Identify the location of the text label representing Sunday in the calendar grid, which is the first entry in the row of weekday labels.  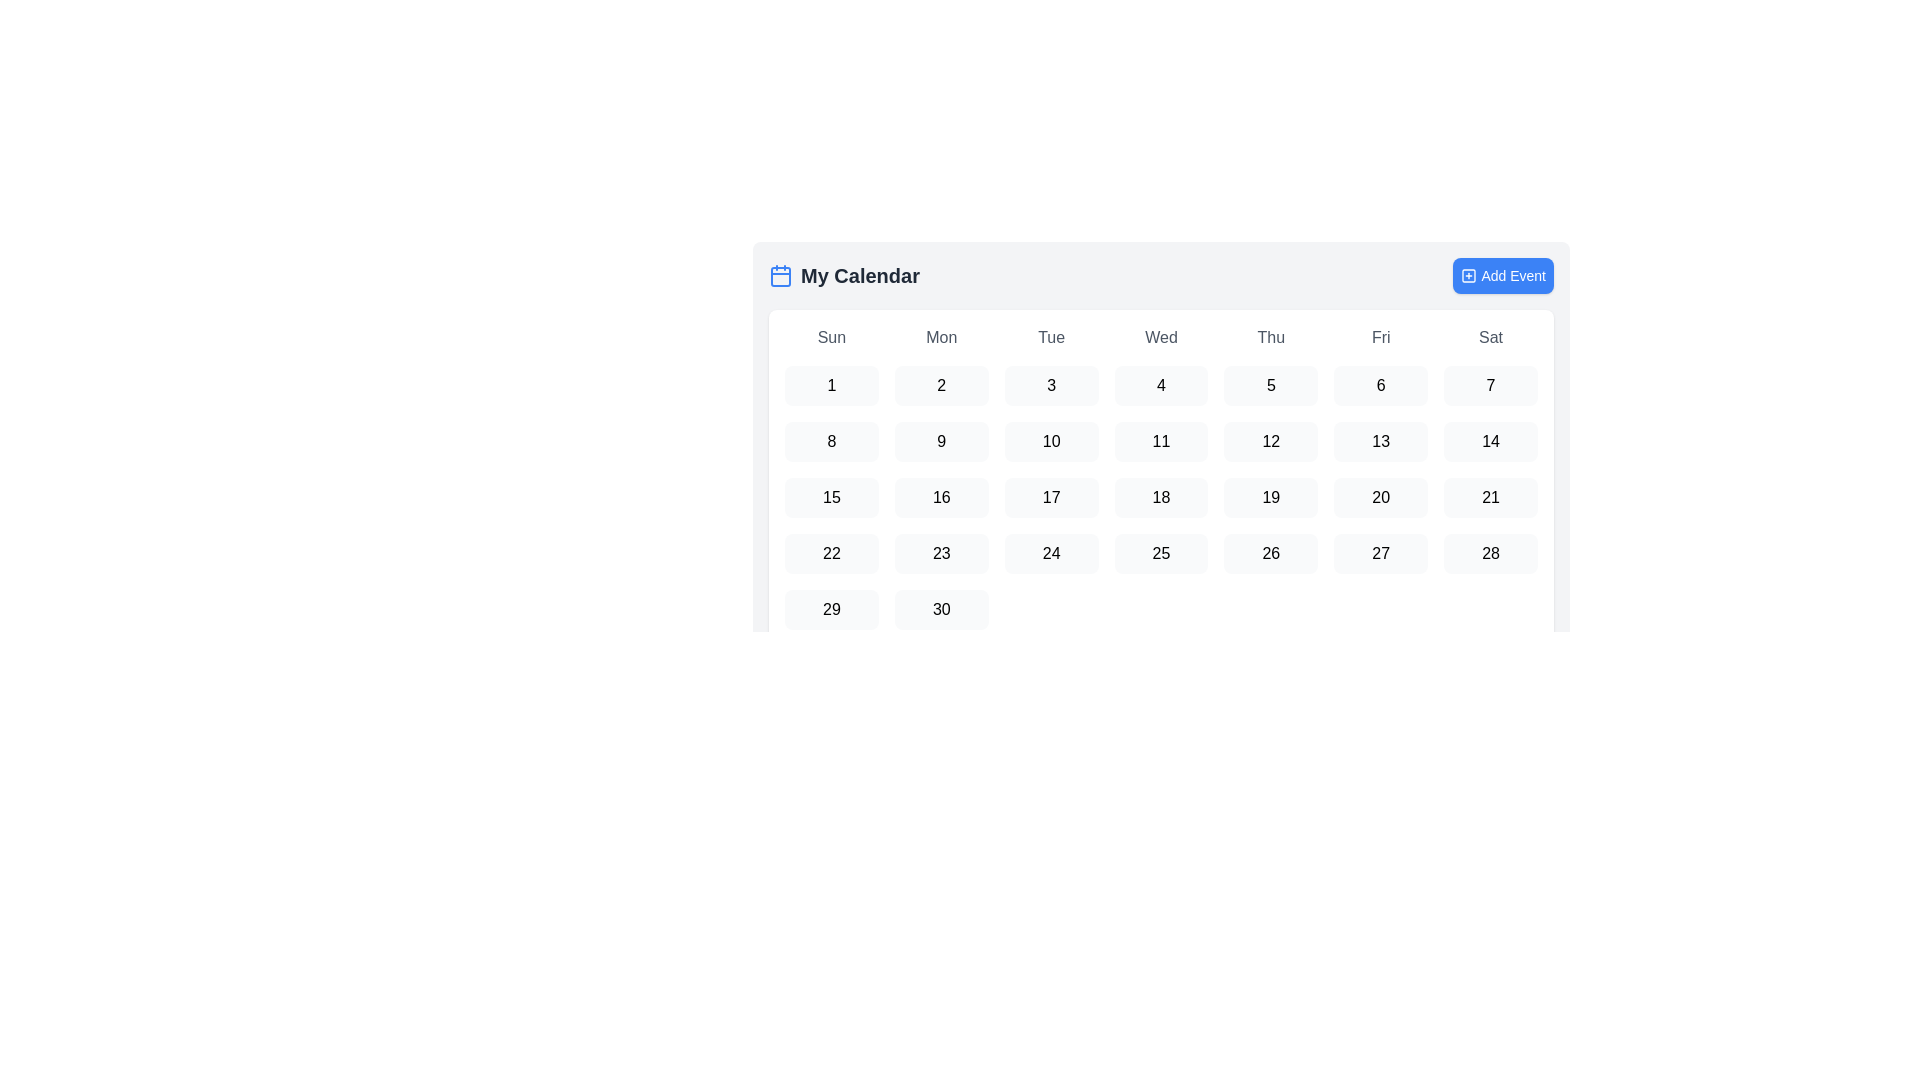
(831, 337).